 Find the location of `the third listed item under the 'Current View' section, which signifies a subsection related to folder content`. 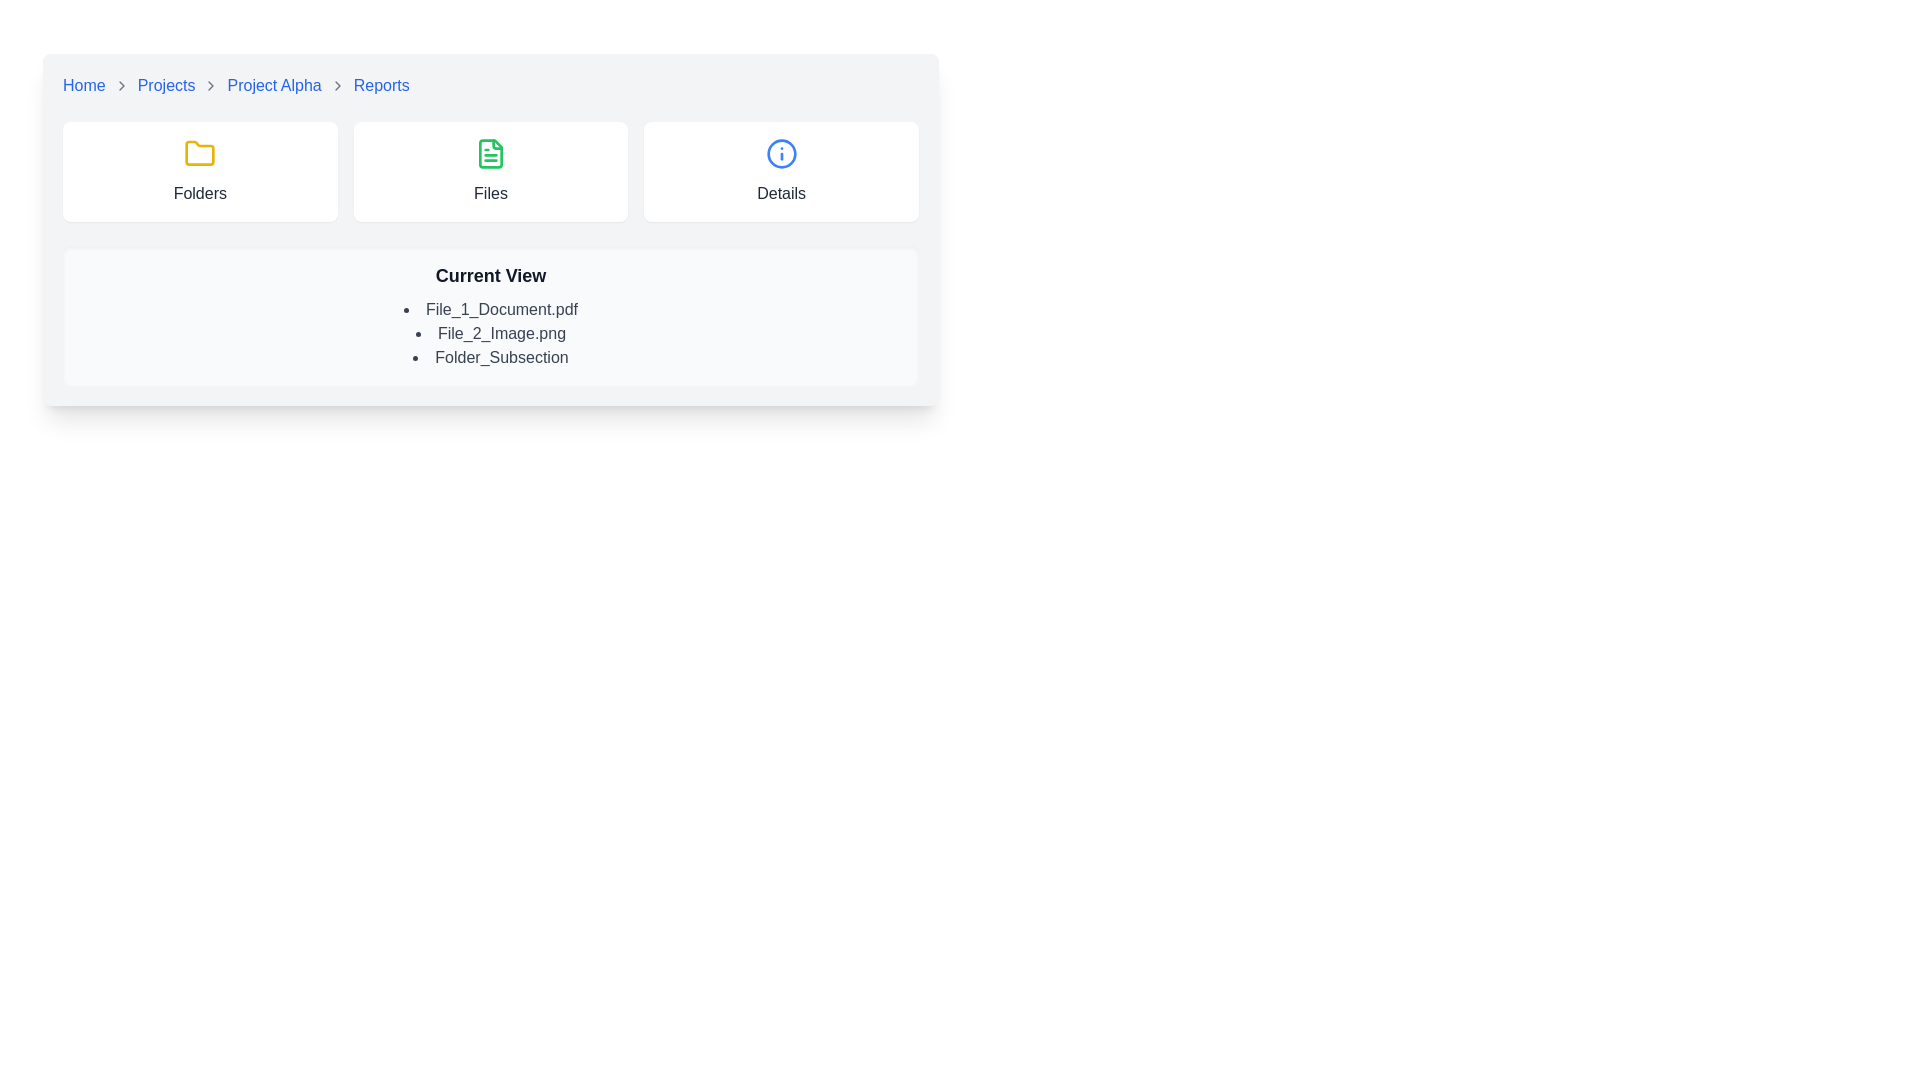

the third listed item under the 'Current View' section, which signifies a subsection related to folder content is located at coordinates (490, 357).